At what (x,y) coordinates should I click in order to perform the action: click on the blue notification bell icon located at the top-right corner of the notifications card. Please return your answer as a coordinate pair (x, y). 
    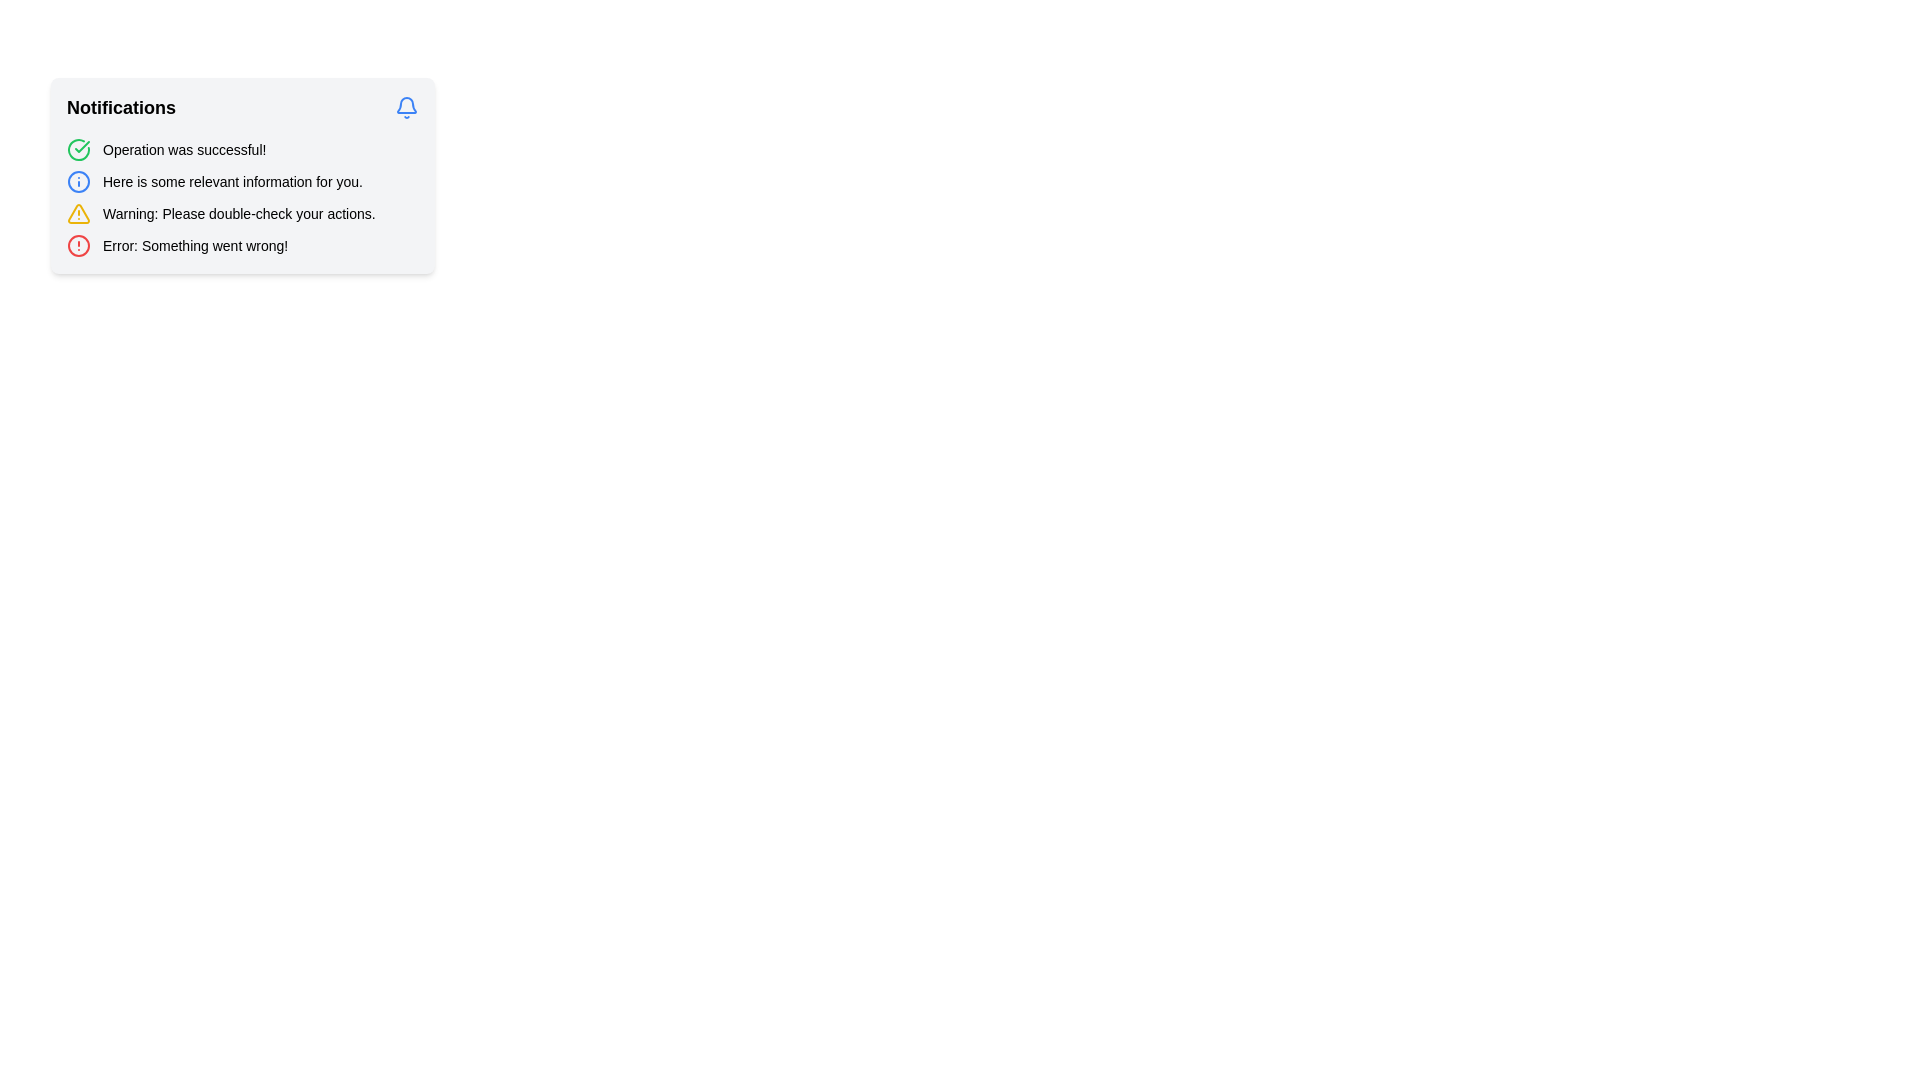
    Looking at the image, I should click on (406, 108).